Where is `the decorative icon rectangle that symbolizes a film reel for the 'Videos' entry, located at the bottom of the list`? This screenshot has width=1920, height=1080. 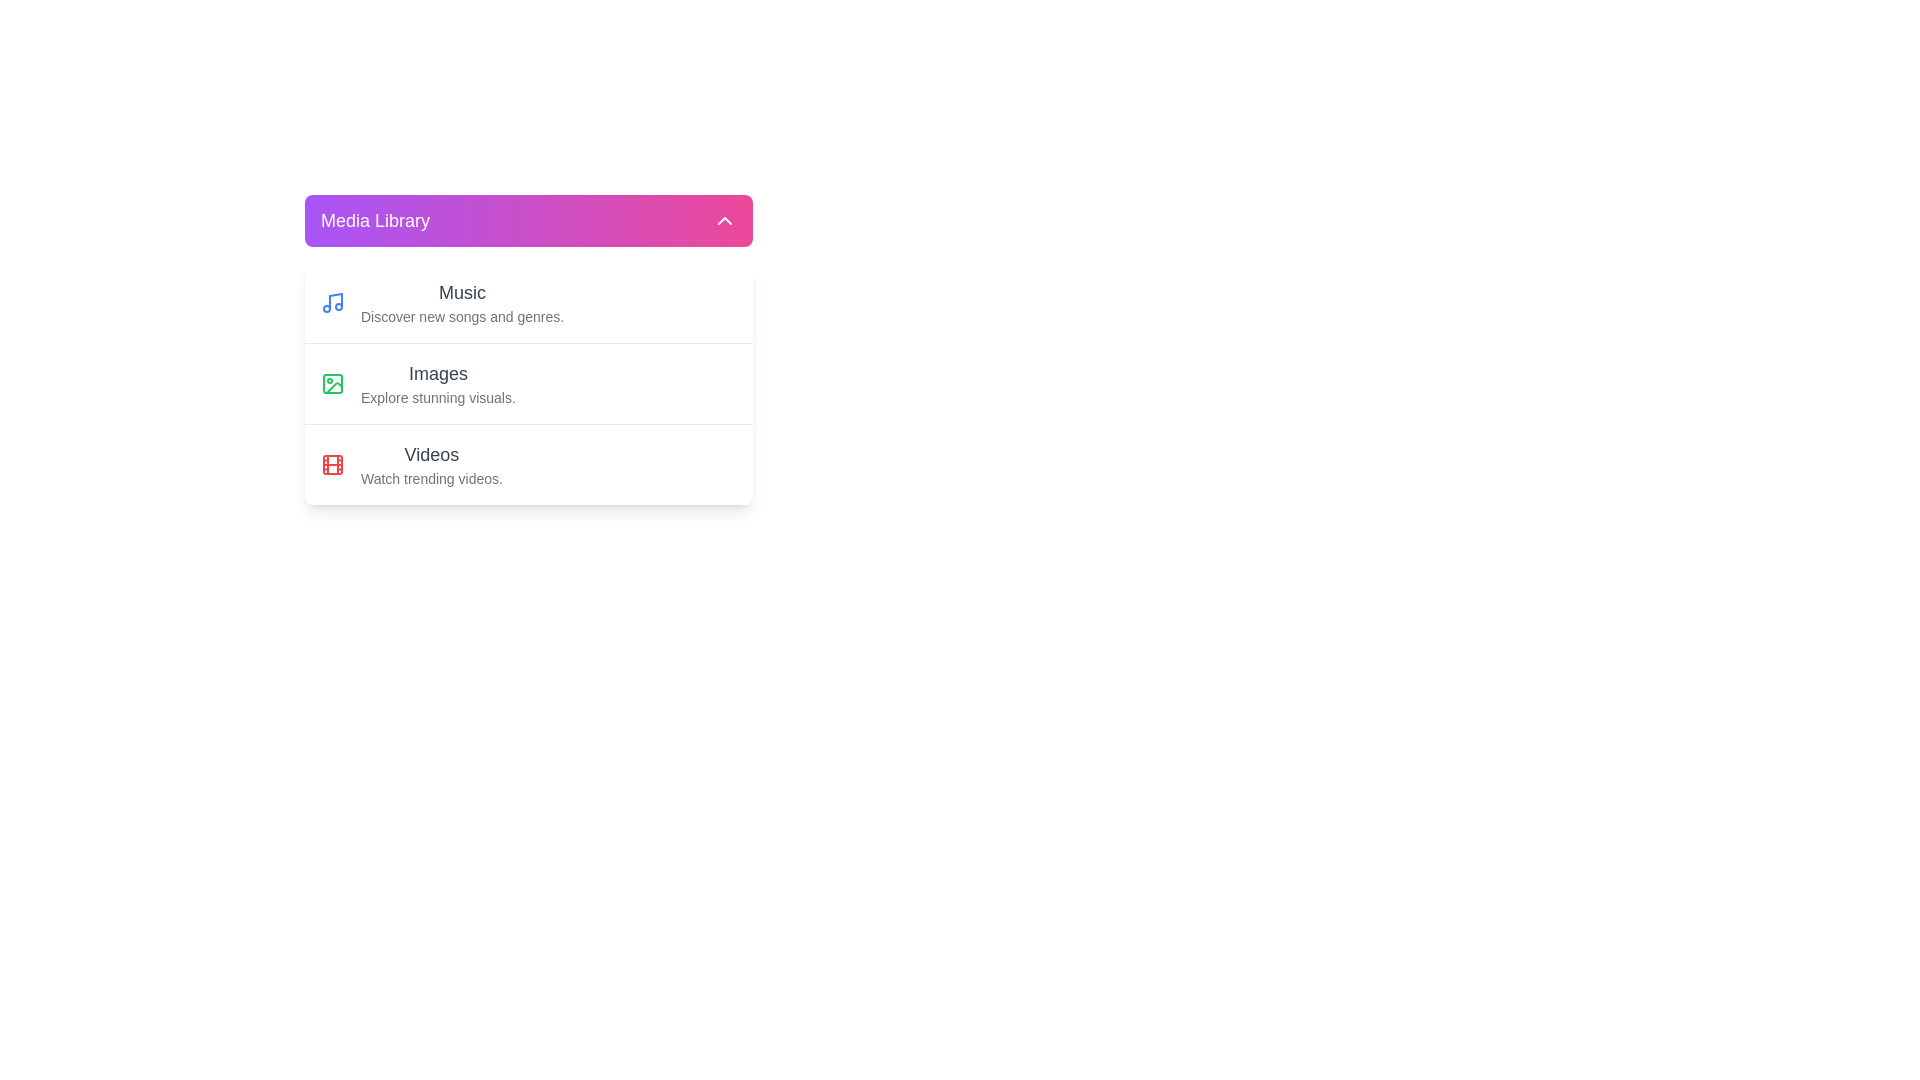 the decorative icon rectangle that symbolizes a film reel for the 'Videos' entry, located at the bottom of the list is located at coordinates (332, 465).